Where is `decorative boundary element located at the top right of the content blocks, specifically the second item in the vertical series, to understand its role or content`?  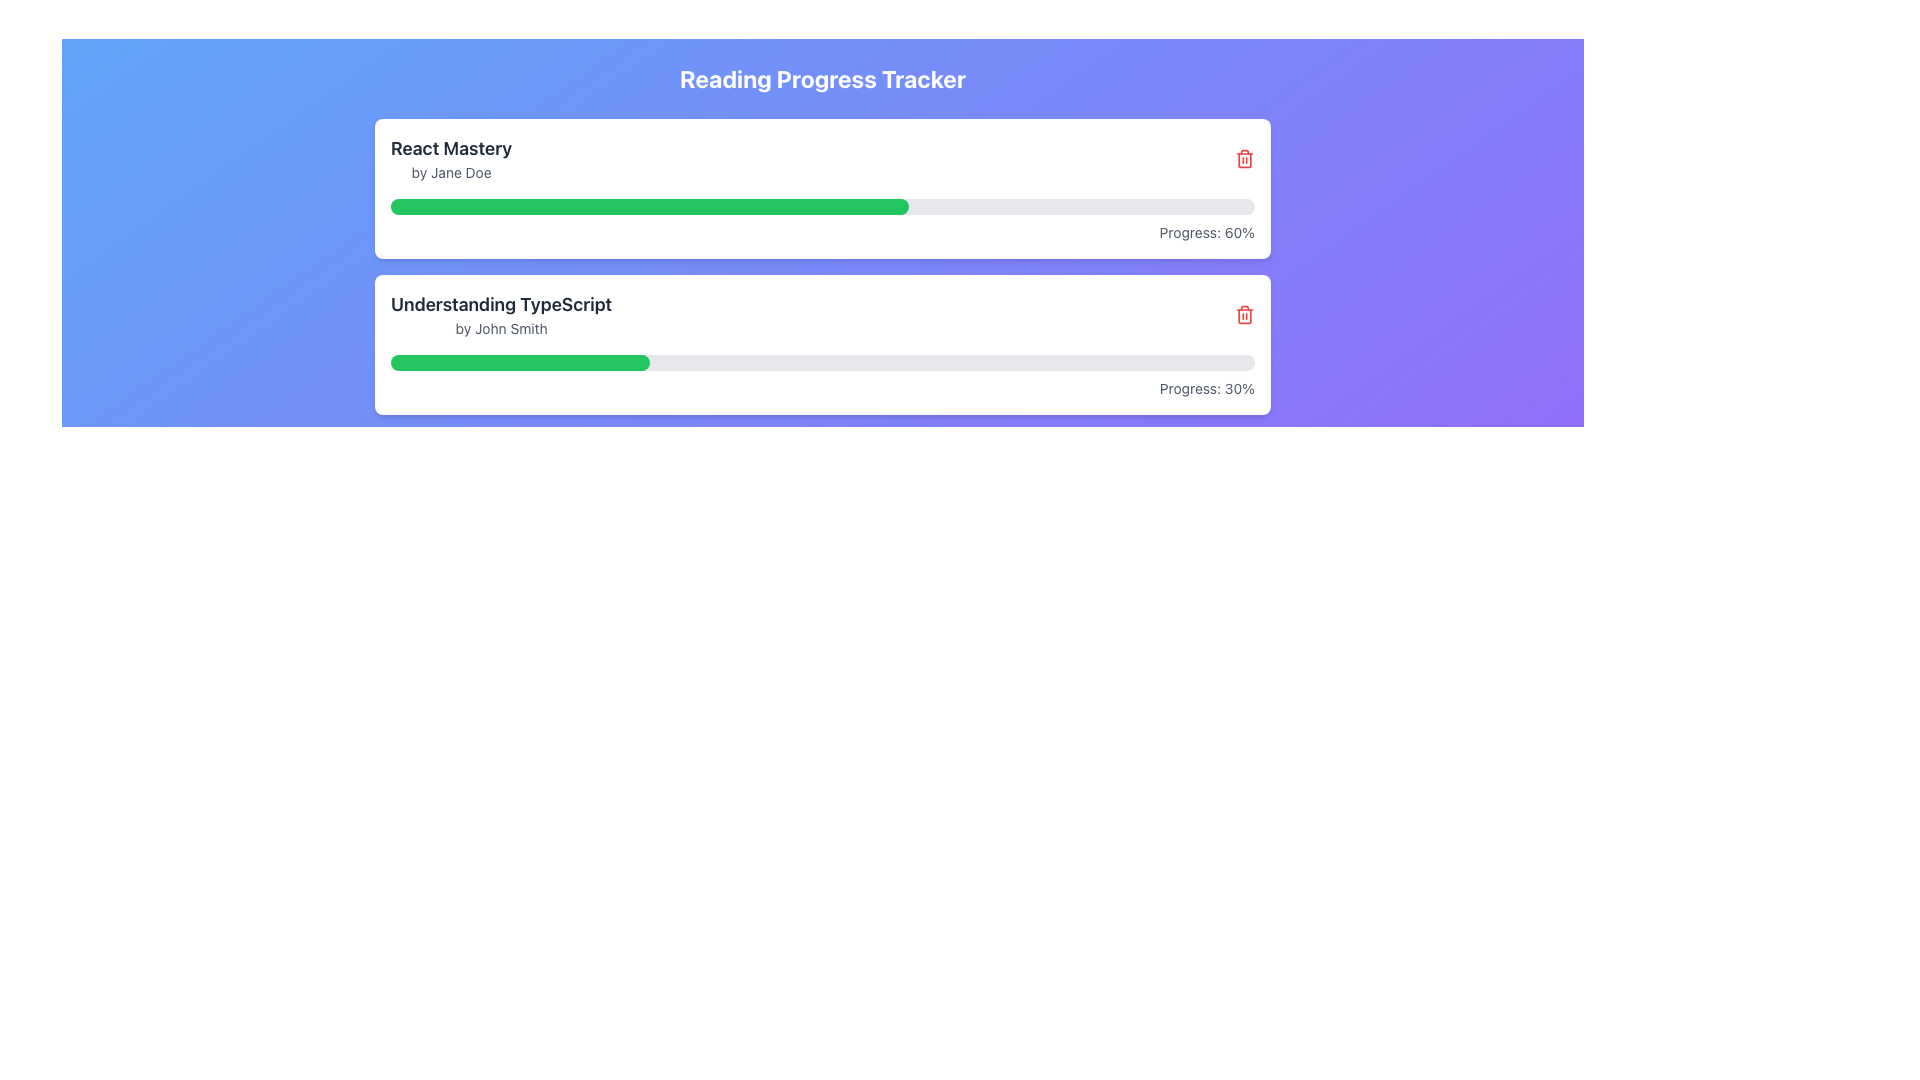 decorative boundary element located at the top right of the content blocks, specifically the second item in the vertical series, to understand its role or content is located at coordinates (1243, 158).